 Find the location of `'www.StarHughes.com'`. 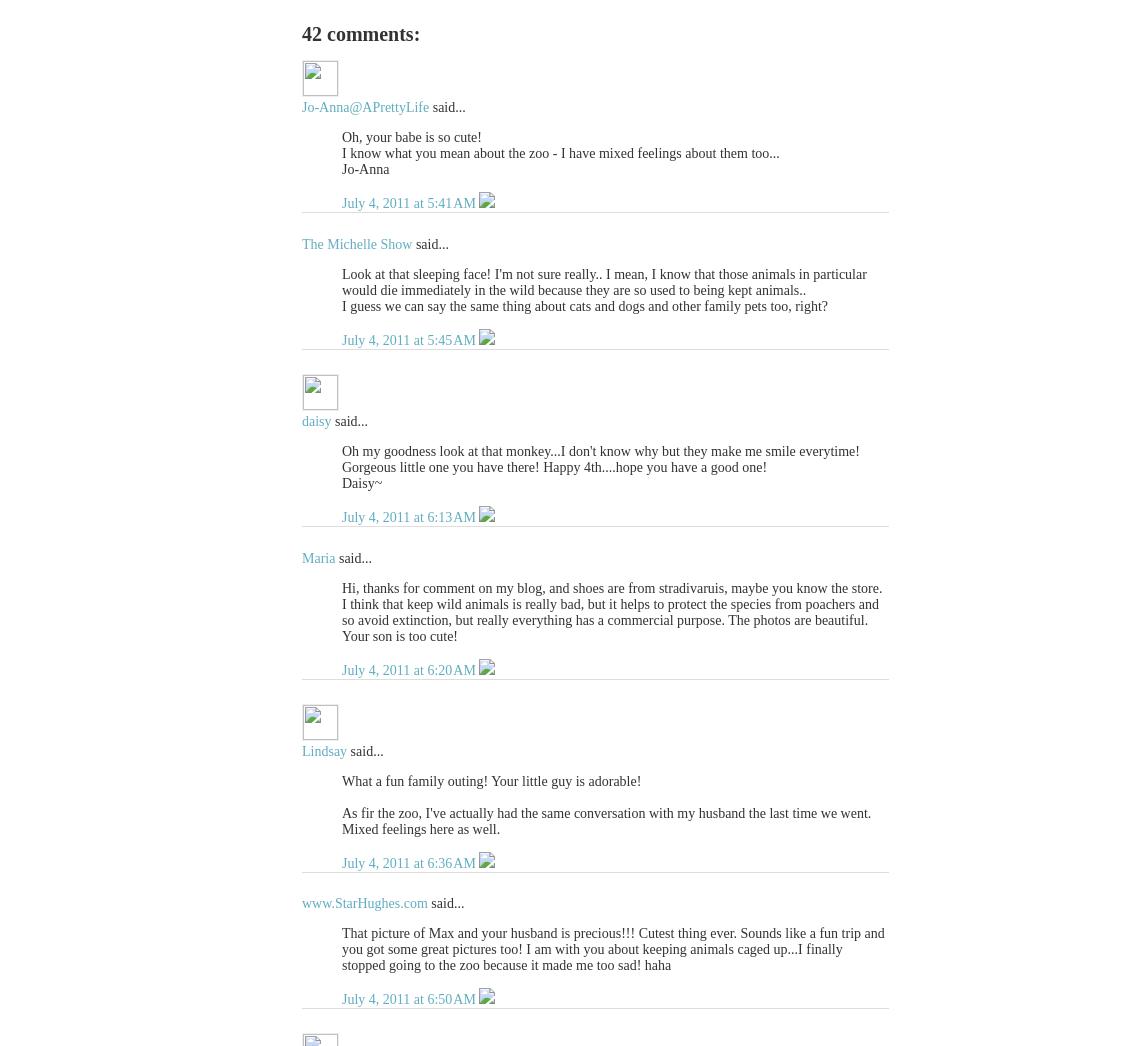

'www.StarHughes.com' is located at coordinates (363, 903).